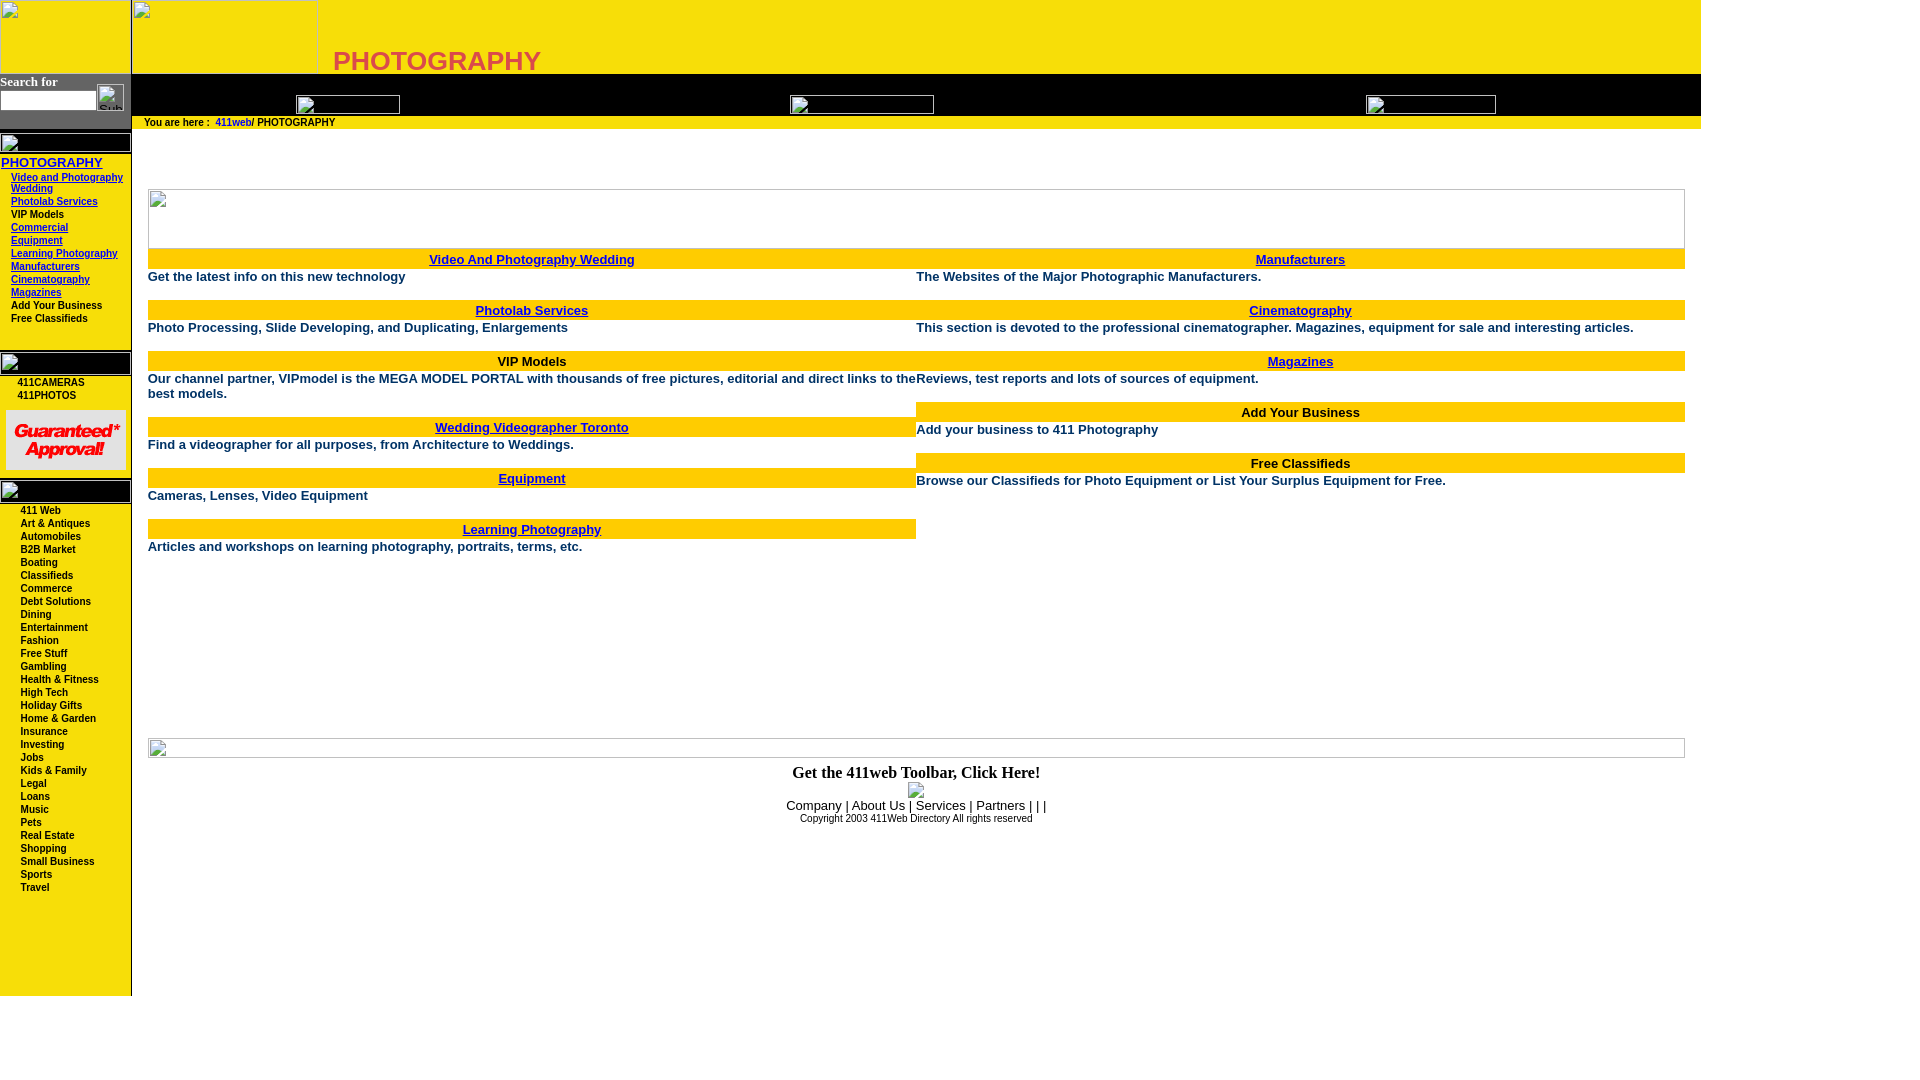  I want to click on 'Equipment', so click(531, 476).